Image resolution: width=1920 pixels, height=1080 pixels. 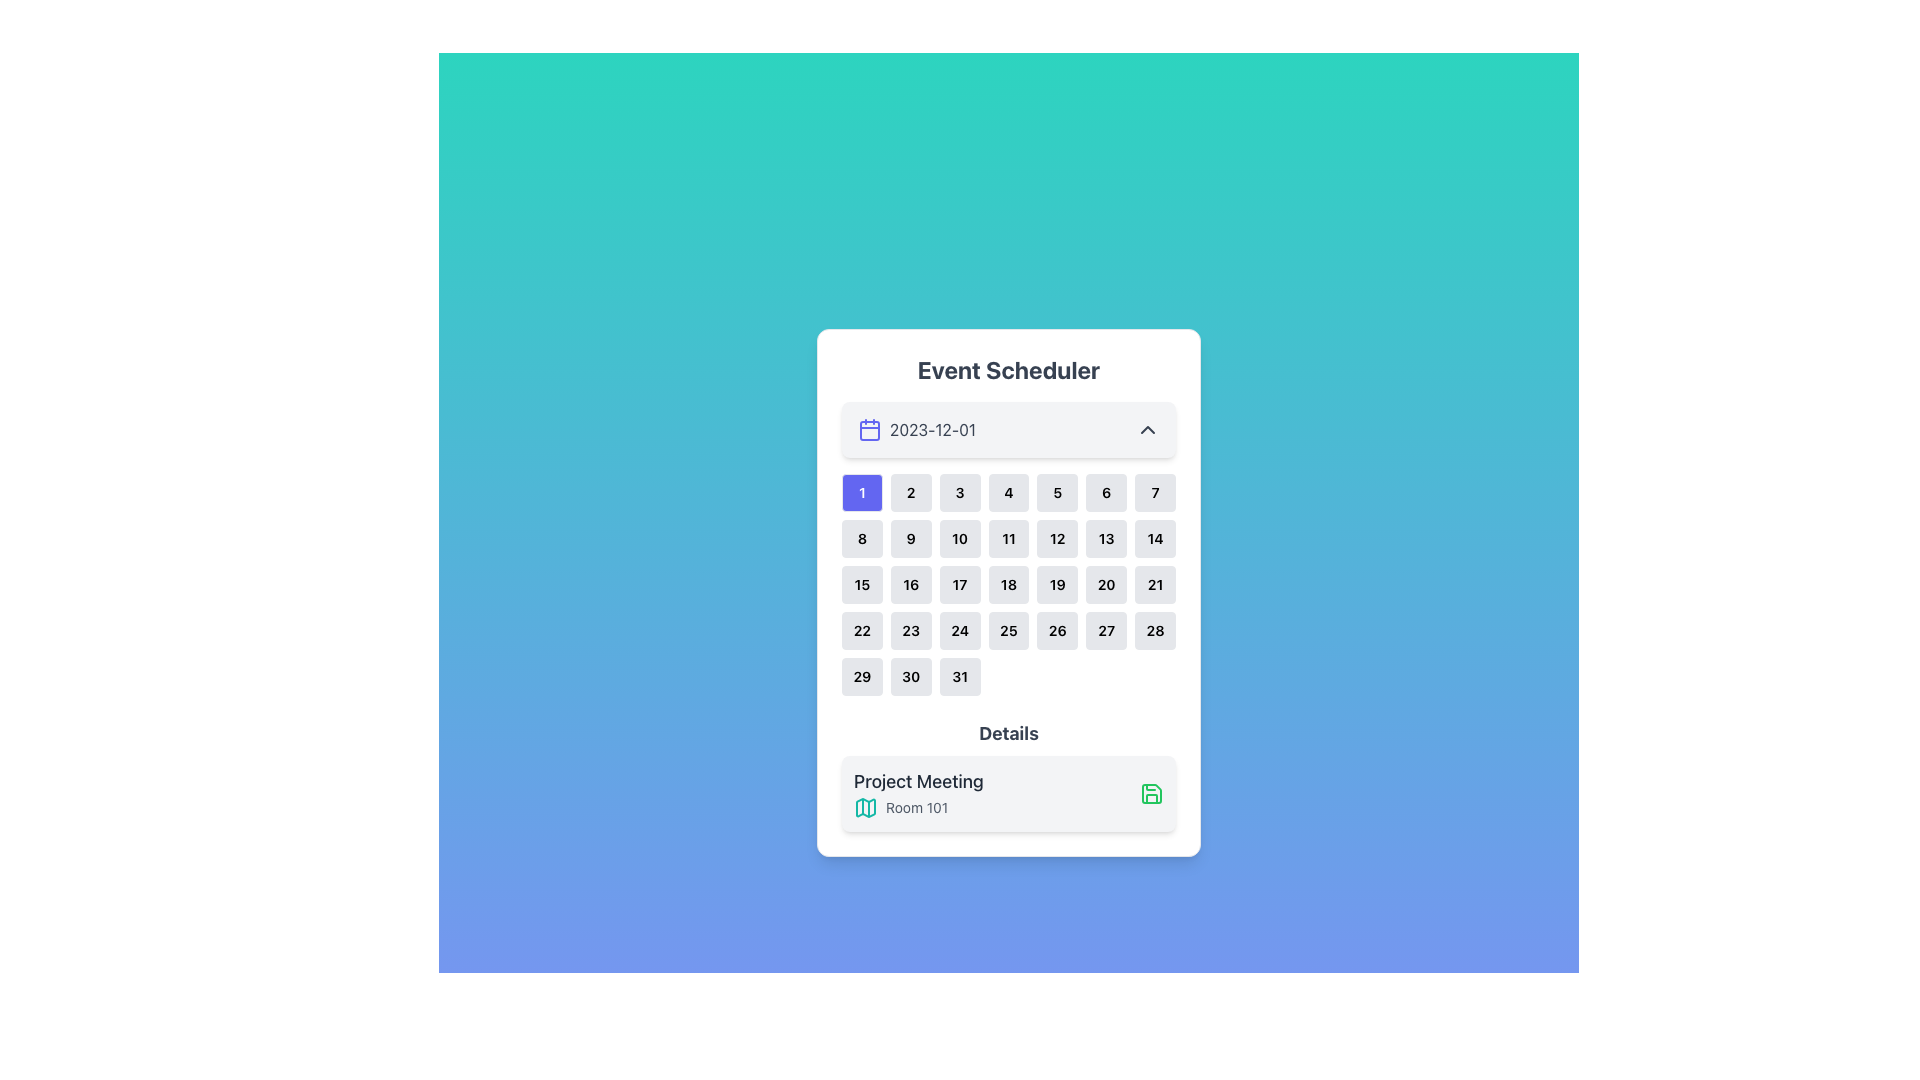 I want to click on the selectable date button for '14' in the calendar interface, so click(x=1155, y=538).